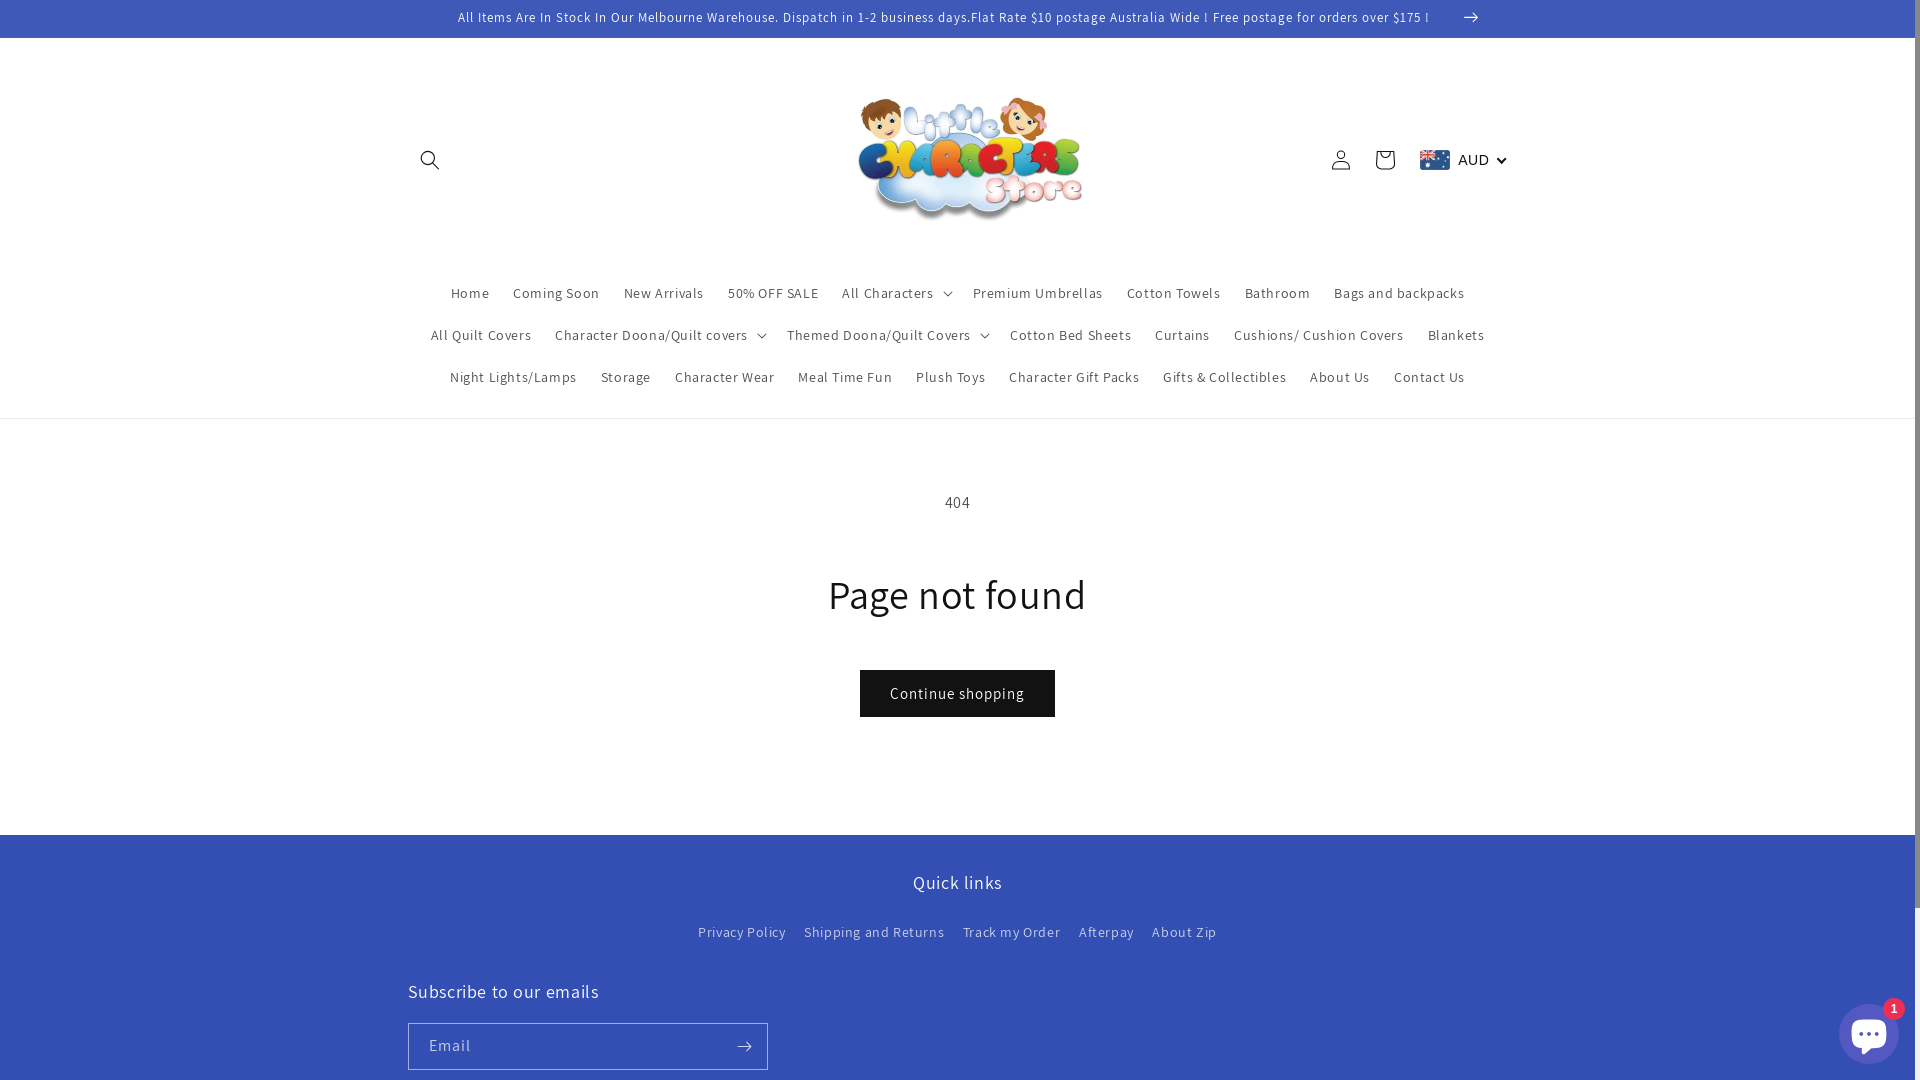 Image resolution: width=1920 pixels, height=1080 pixels. Describe the element at coordinates (998, 334) in the screenshot. I see `'Cotton Bed Sheets'` at that location.